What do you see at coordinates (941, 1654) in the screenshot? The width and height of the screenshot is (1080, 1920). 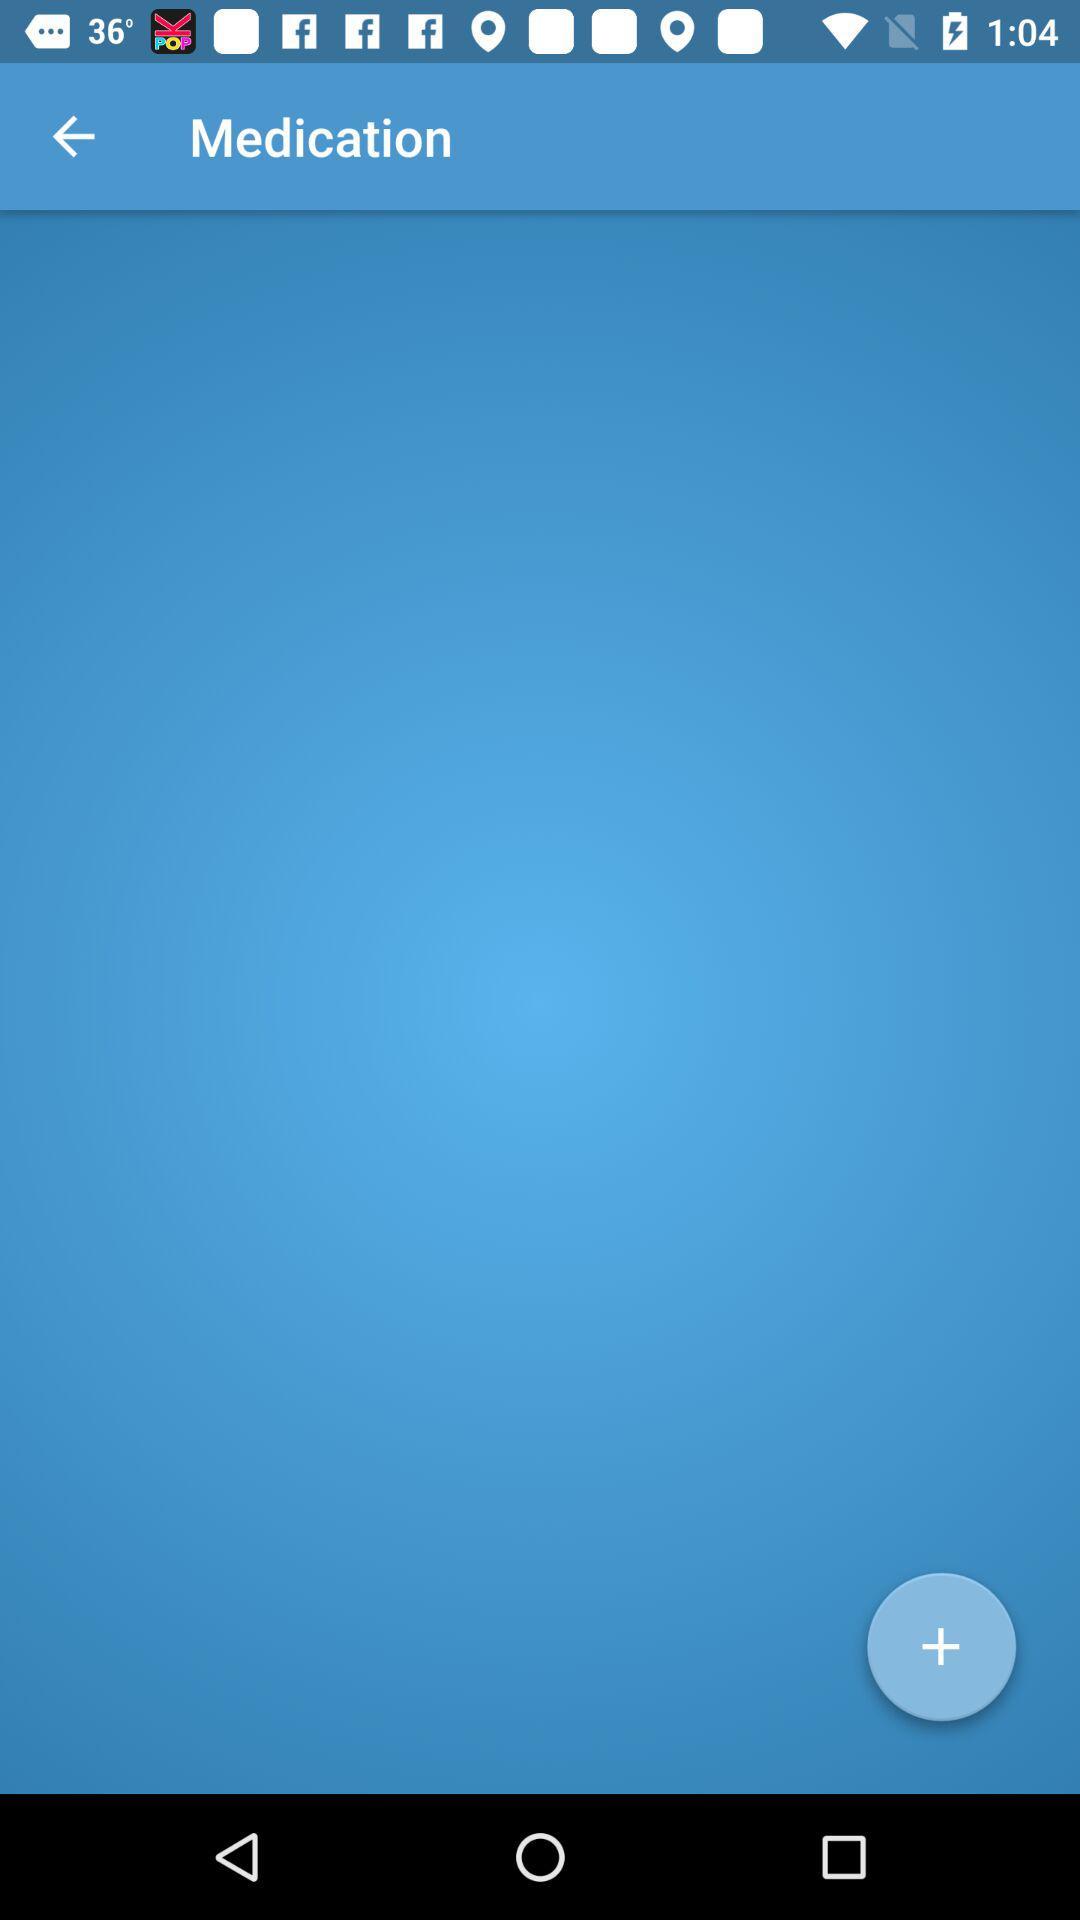 I see `the icon at the bottom right corner` at bounding box center [941, 1654].